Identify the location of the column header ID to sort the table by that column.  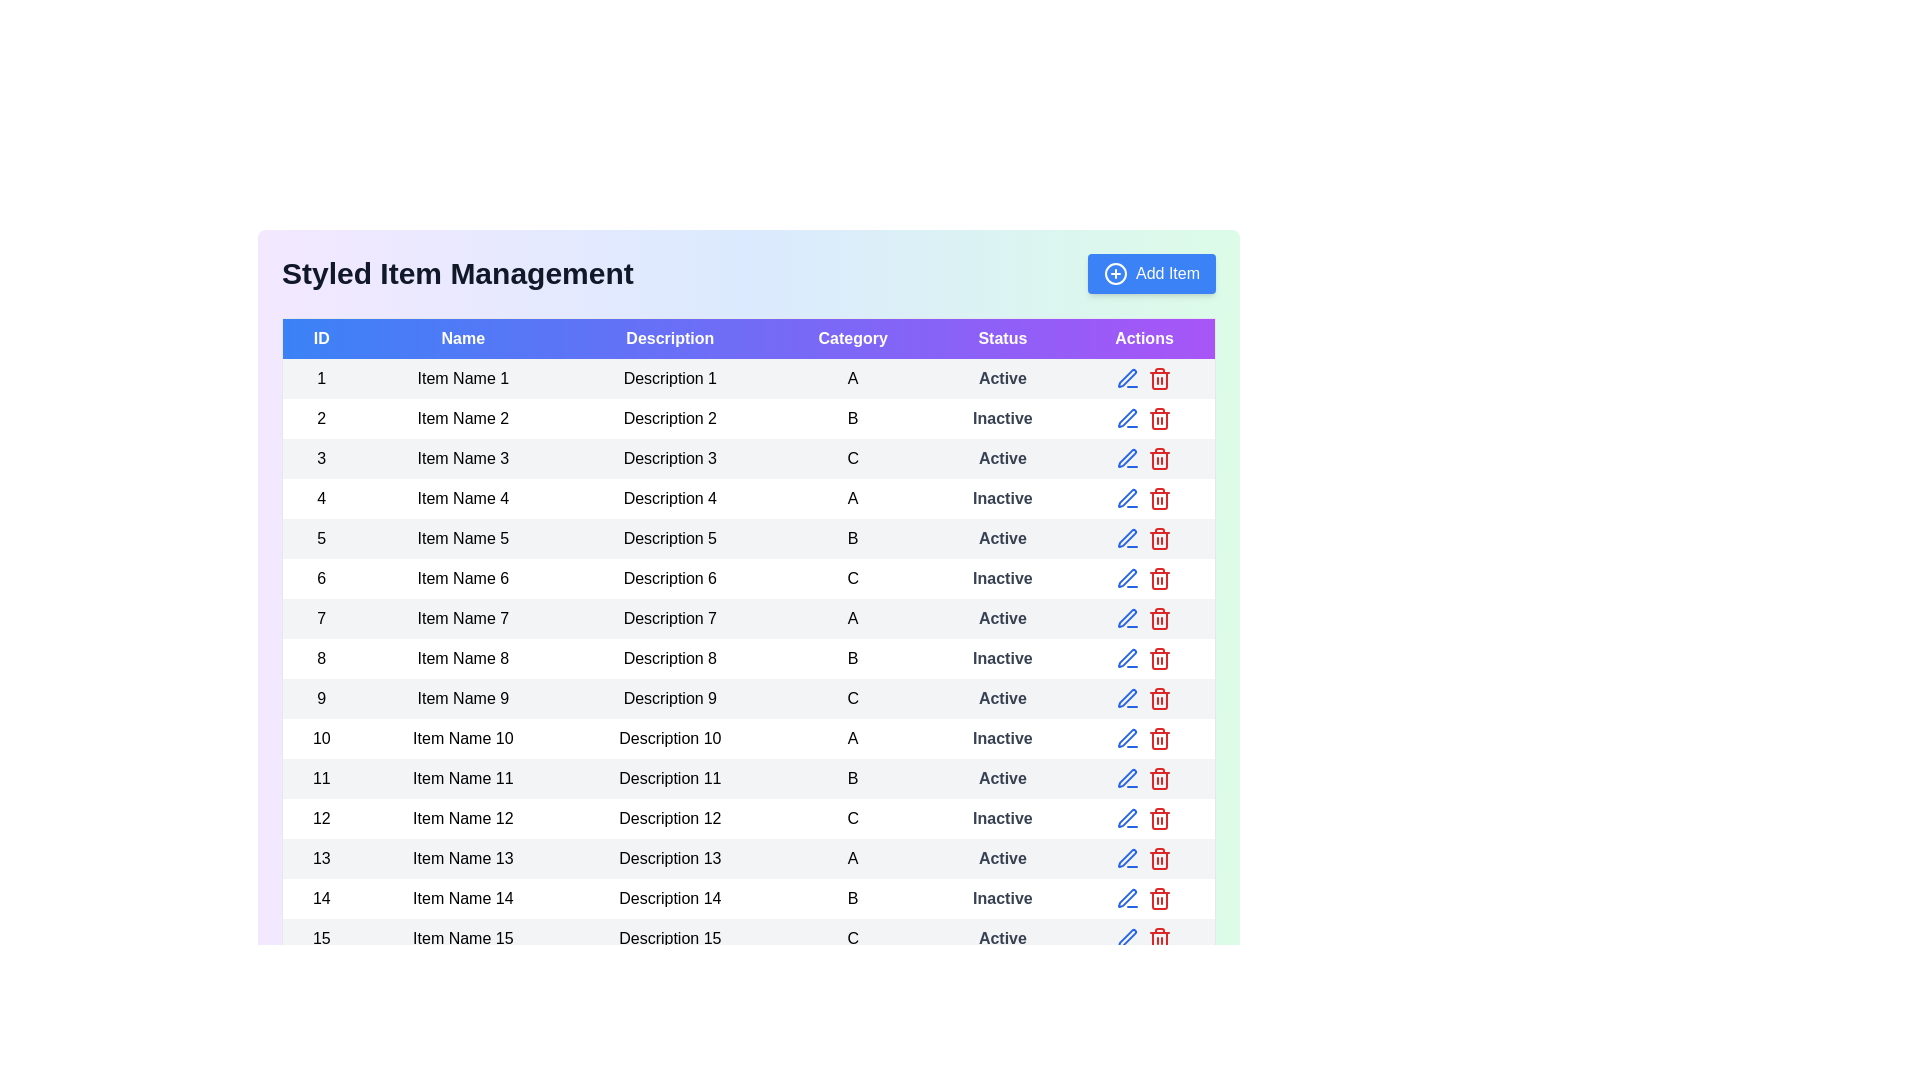
(321, 337).